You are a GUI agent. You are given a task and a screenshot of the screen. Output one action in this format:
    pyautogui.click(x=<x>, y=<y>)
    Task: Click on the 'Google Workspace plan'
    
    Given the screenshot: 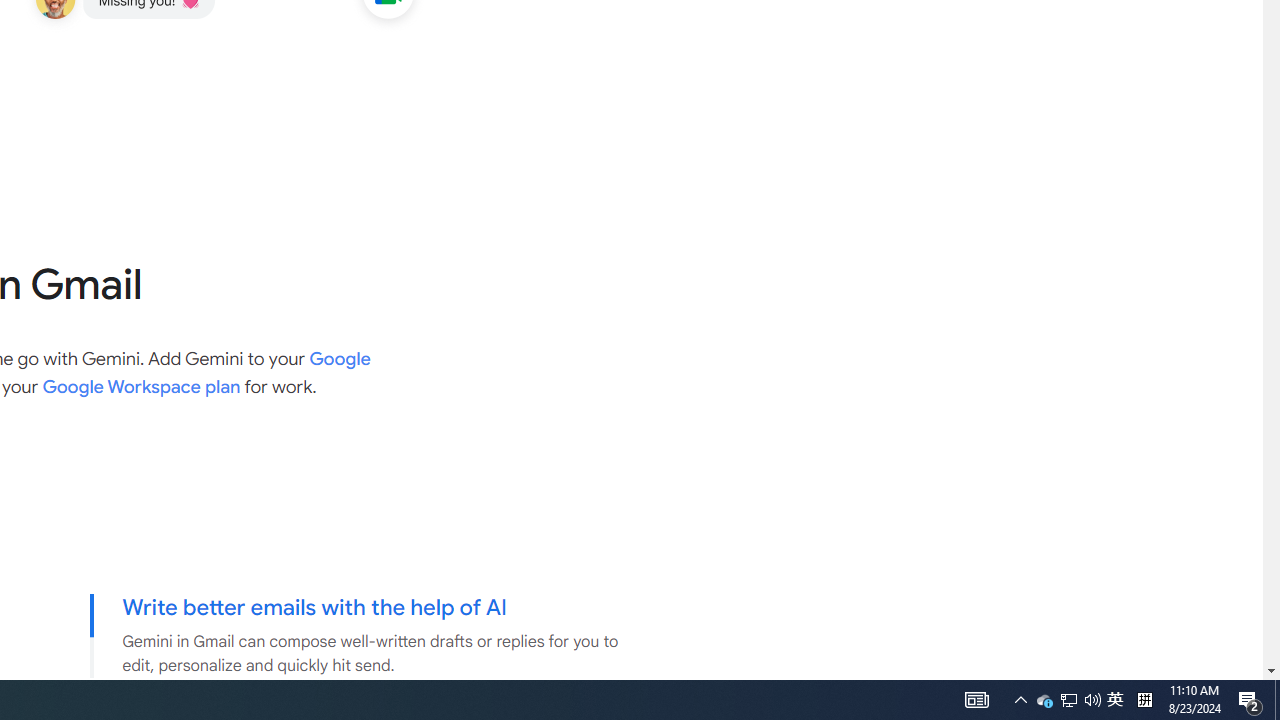 What is the action you would take?
    pyautogui.click(x=140, y=387)
    